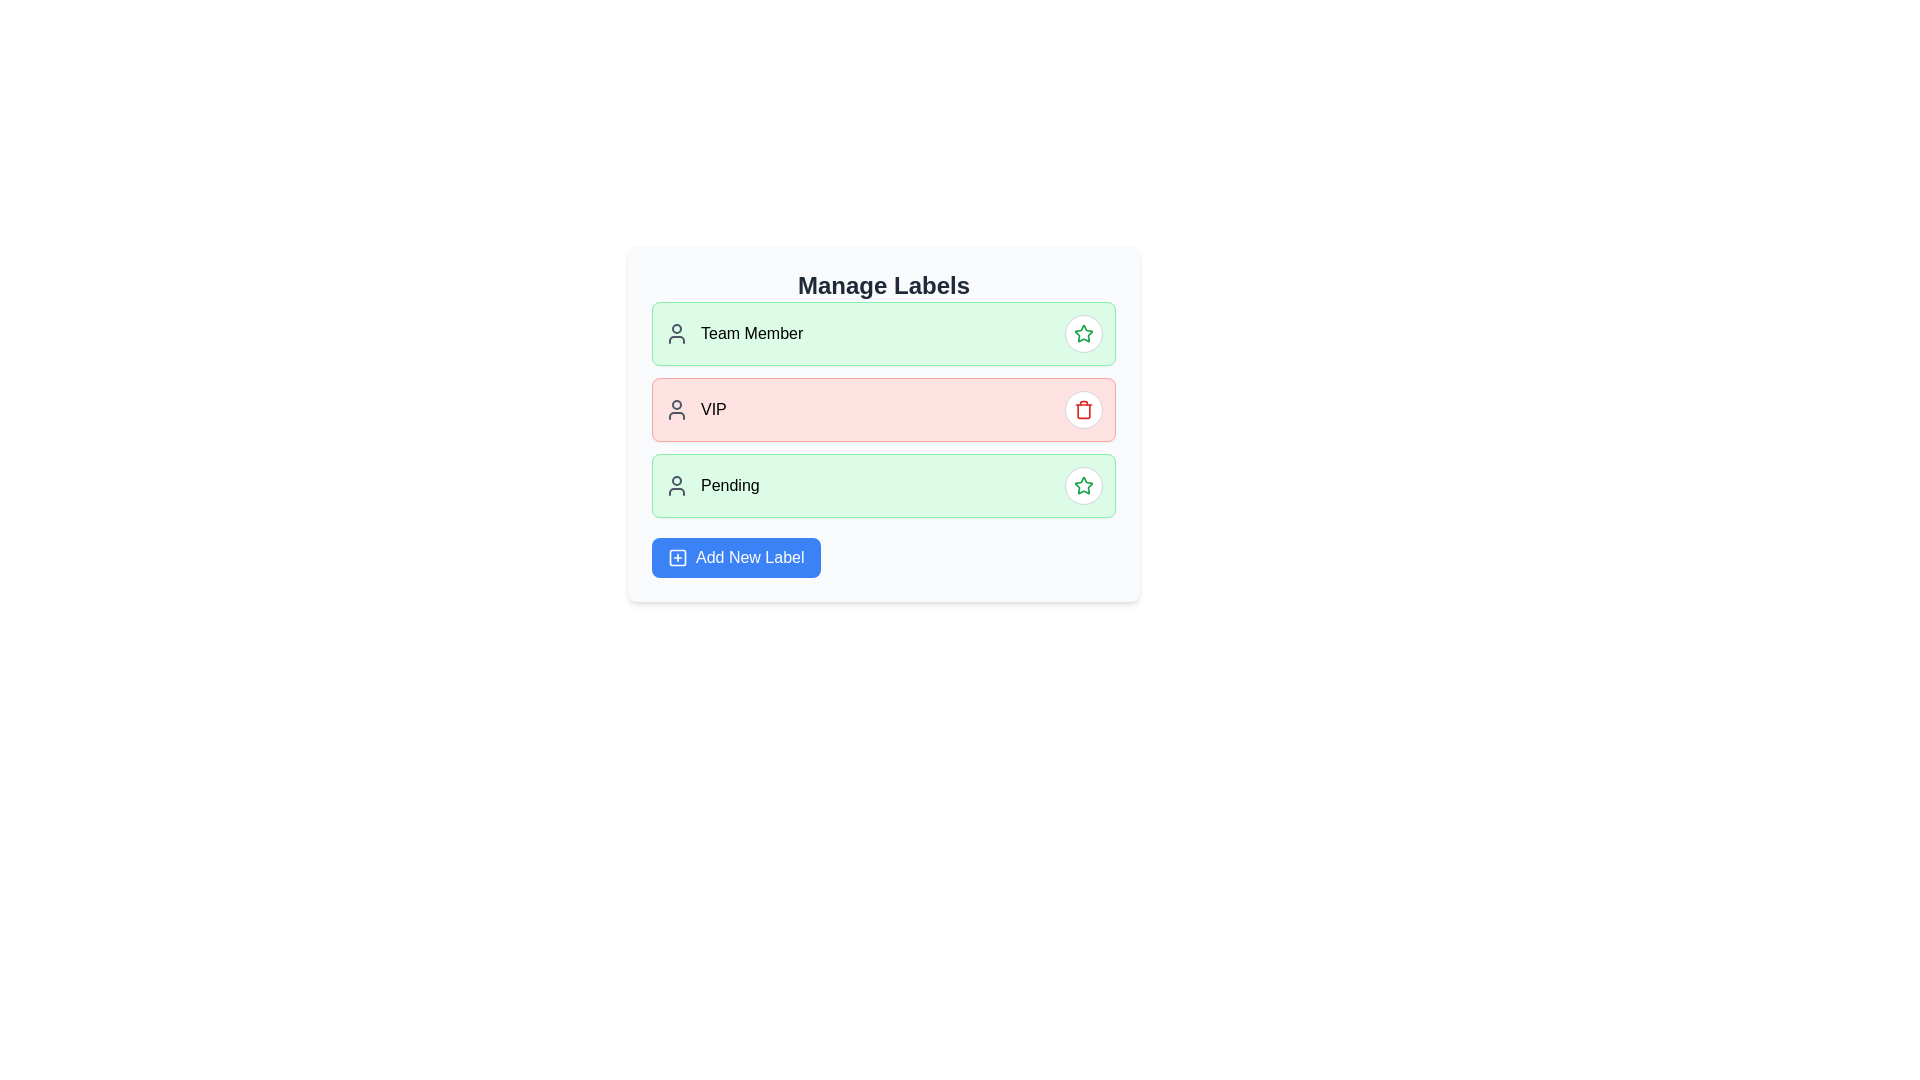 This screenshot has height=1080, width=1920. I want to click on the VIP icon located to the left in the red-highlighted VIP section, which visually represents a user or member in the VIP category, so click(676, 408).